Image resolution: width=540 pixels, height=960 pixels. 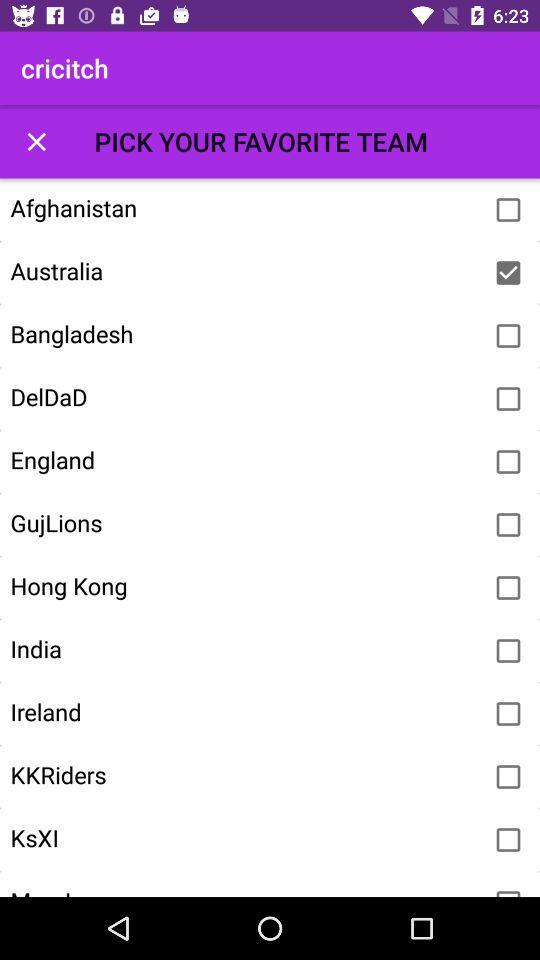 I want to click on the team to favorites, so click(x=508, y=210).